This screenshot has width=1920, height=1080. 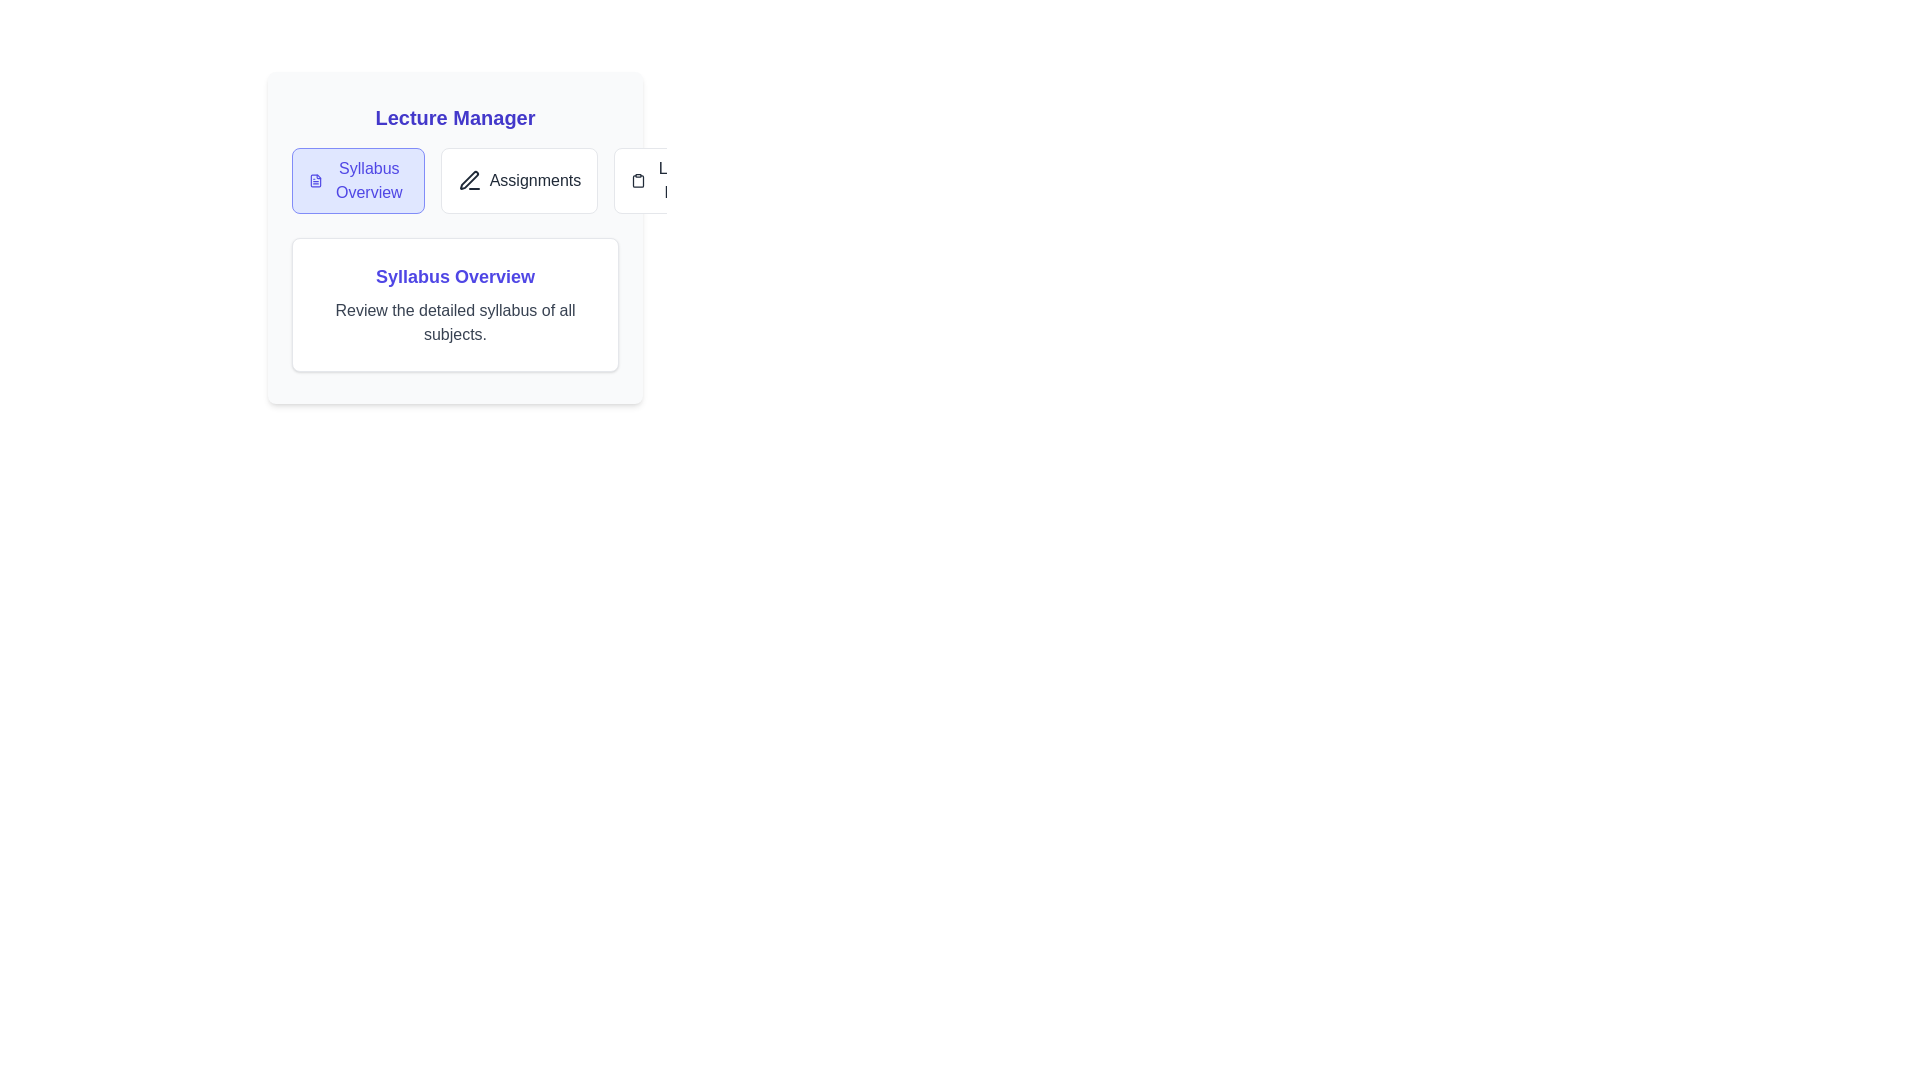 What do you see at coordinates (315, 181) in the screenshot?
I see `the SVG icon resembling a document with horizontal lines representing text, styled with a blue-tinted color scheme, located inside the 'Syllabus Overview' button, positioned to the left side of the textual label` at bounding box center [315, 181].